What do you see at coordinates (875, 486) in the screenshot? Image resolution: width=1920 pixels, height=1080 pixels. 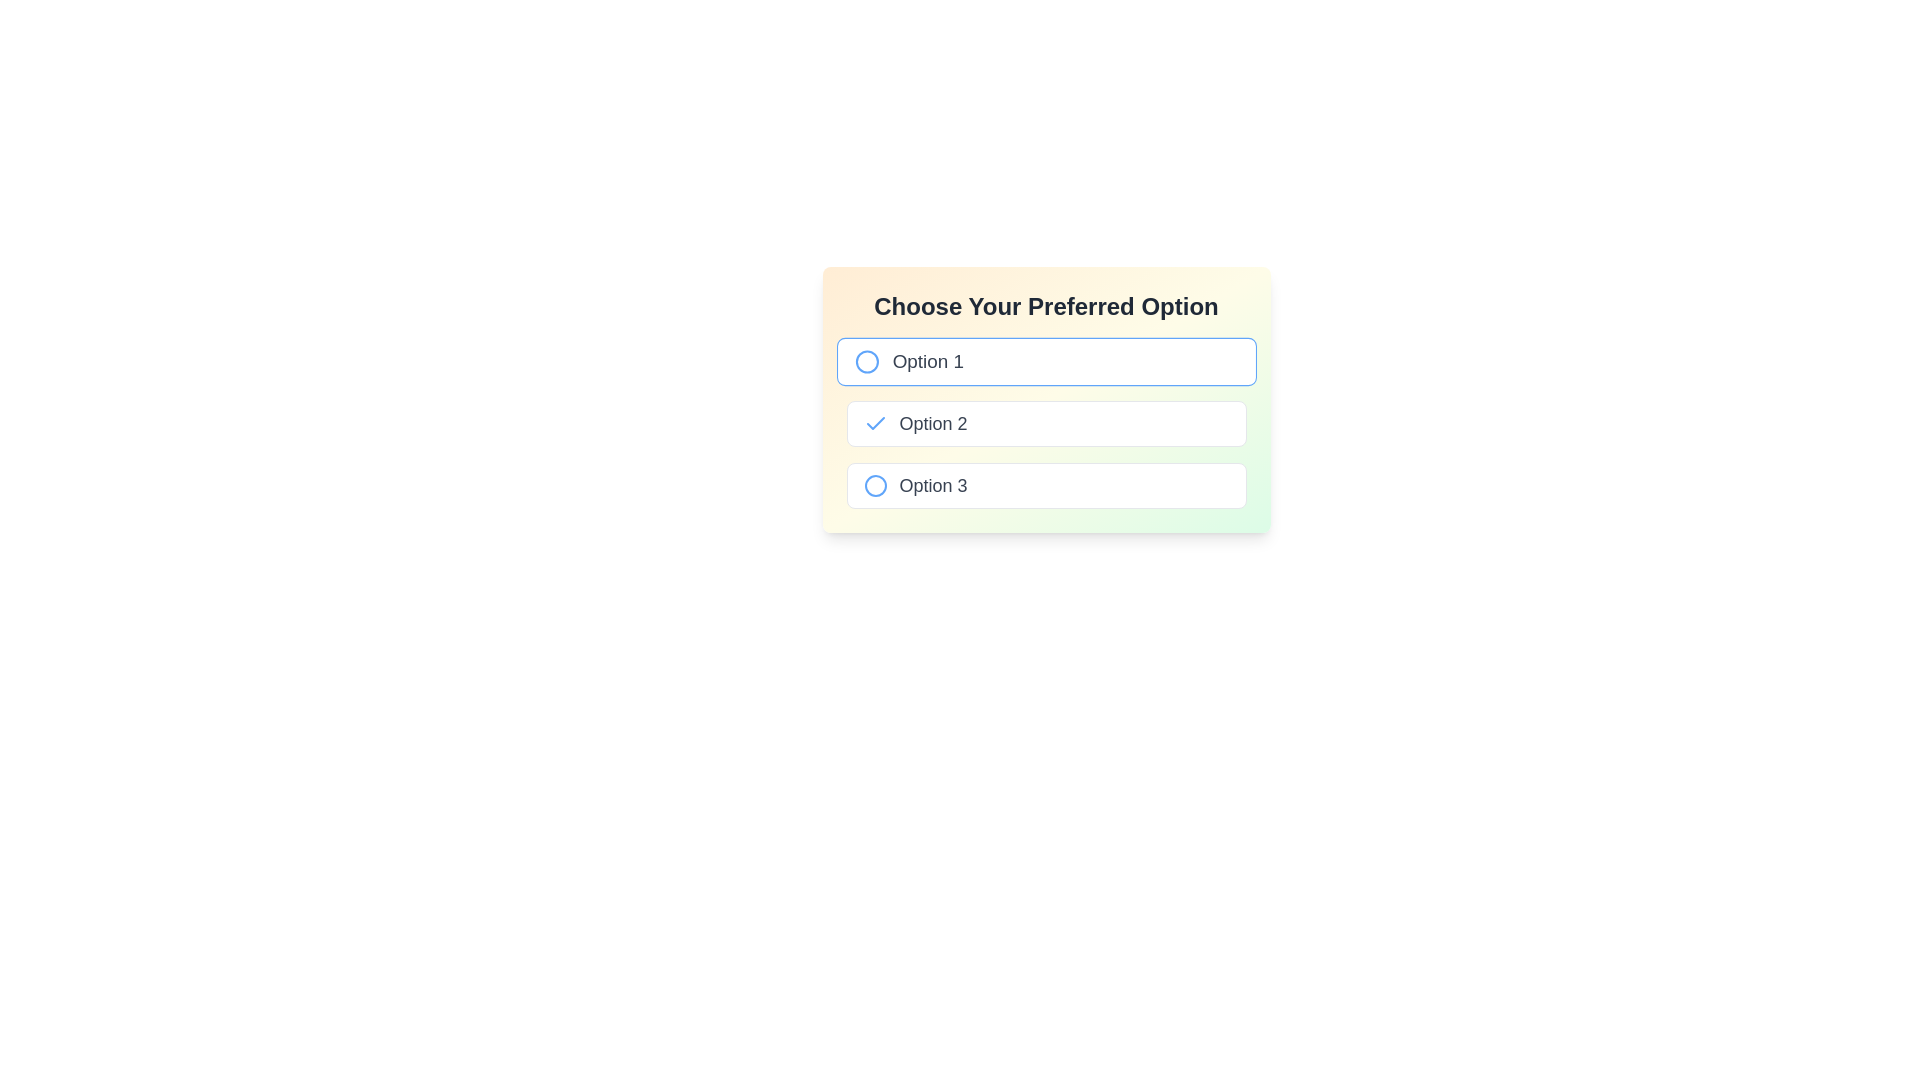 I see `the radio button indicator for the third option labeled 'Option 3' in the multiple-choice selection list` at bounding box center [875, 486].